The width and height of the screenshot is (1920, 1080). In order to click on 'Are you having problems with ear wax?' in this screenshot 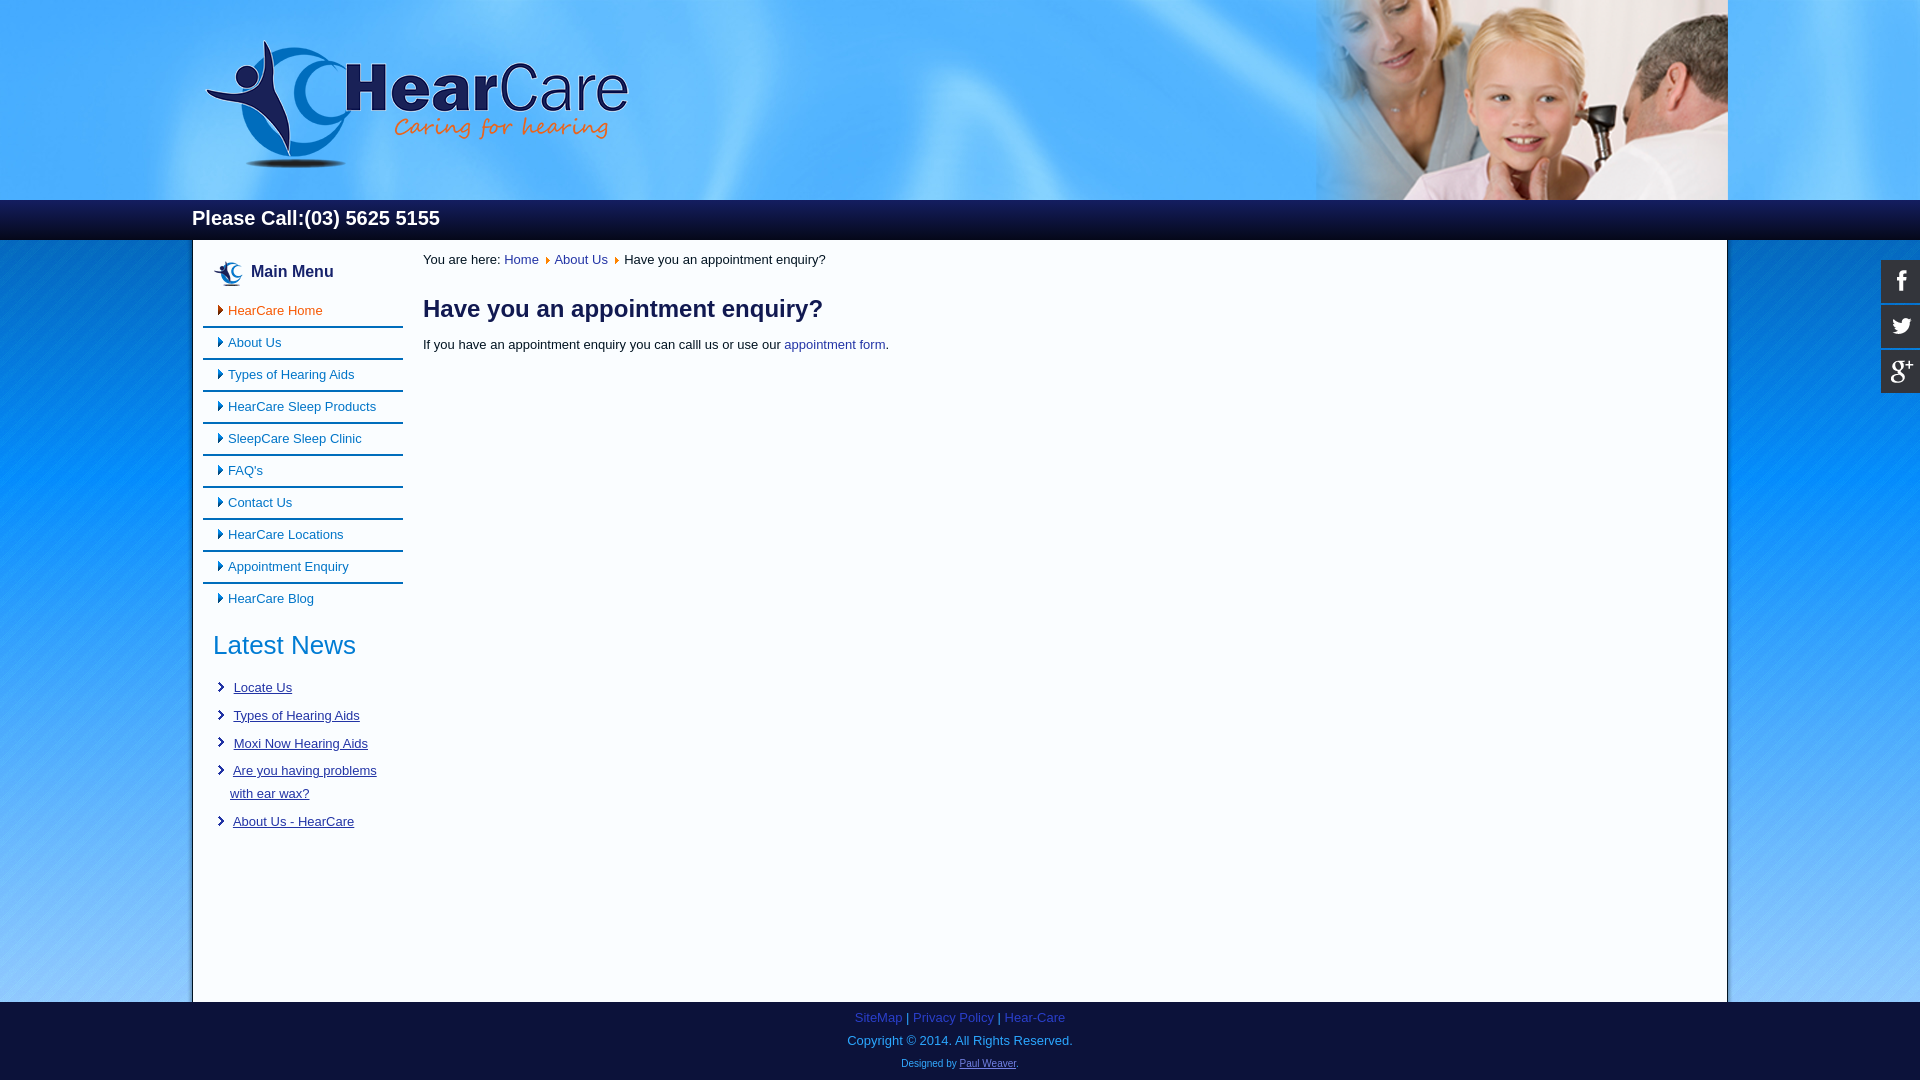, I will do `click(230, 781)`.